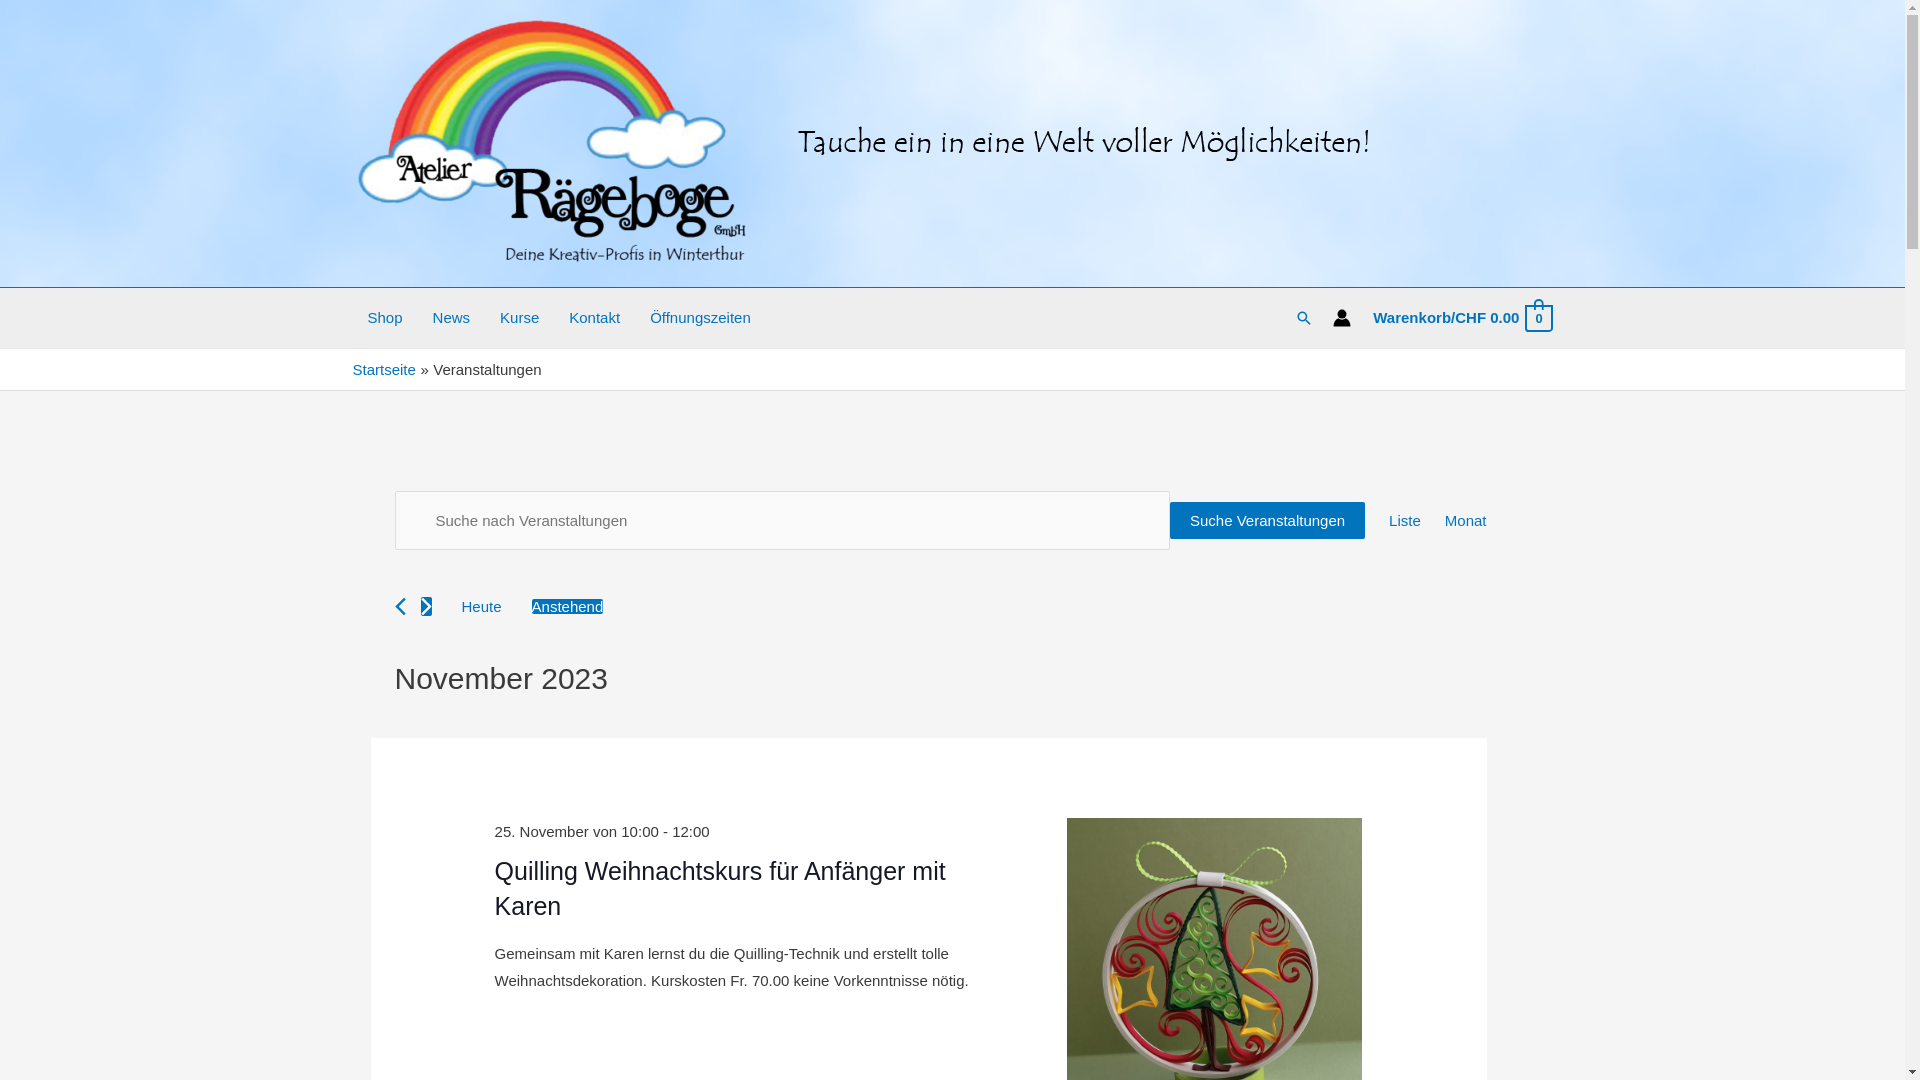  What do you see at coordinates (383, 369) in the screenshot?
I see `'Startseite'` at bounding box center [383, 369].